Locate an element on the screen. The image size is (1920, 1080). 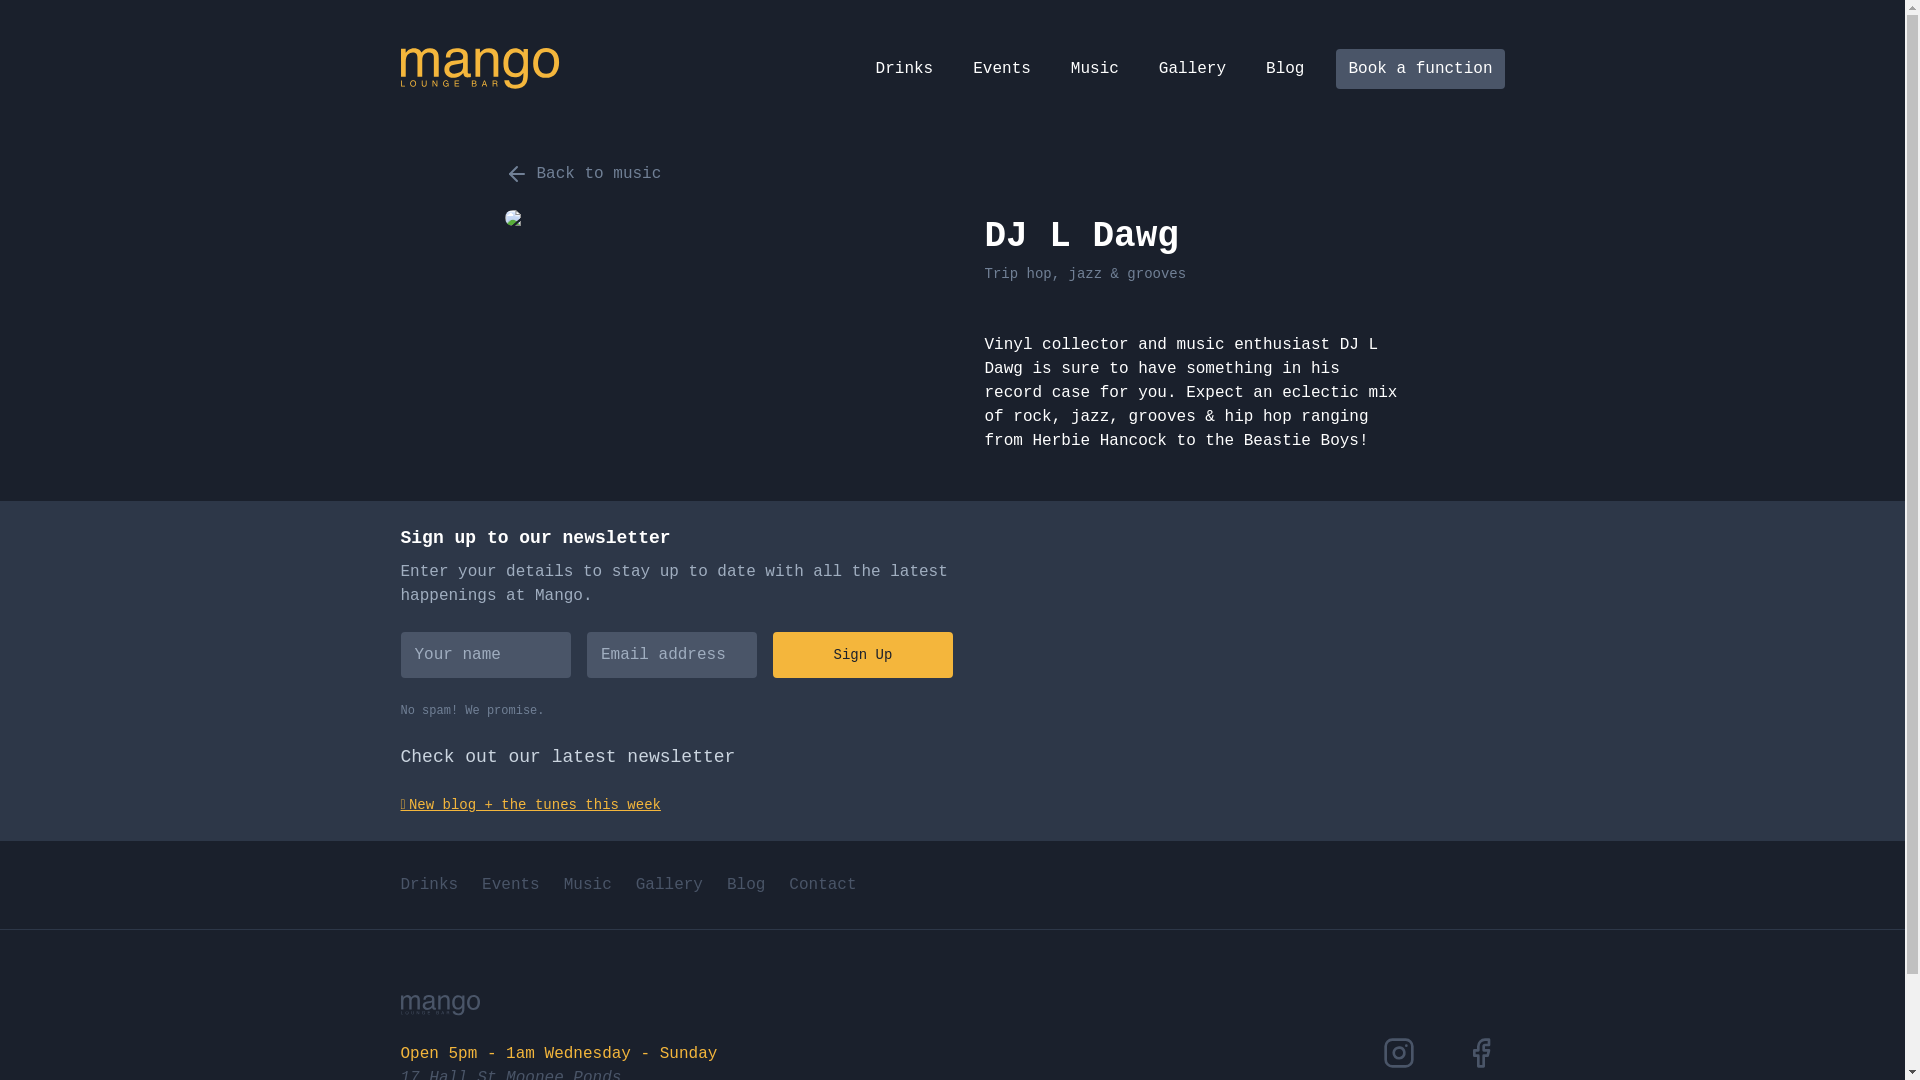
'Contact' is located at coordinates (822, 883).